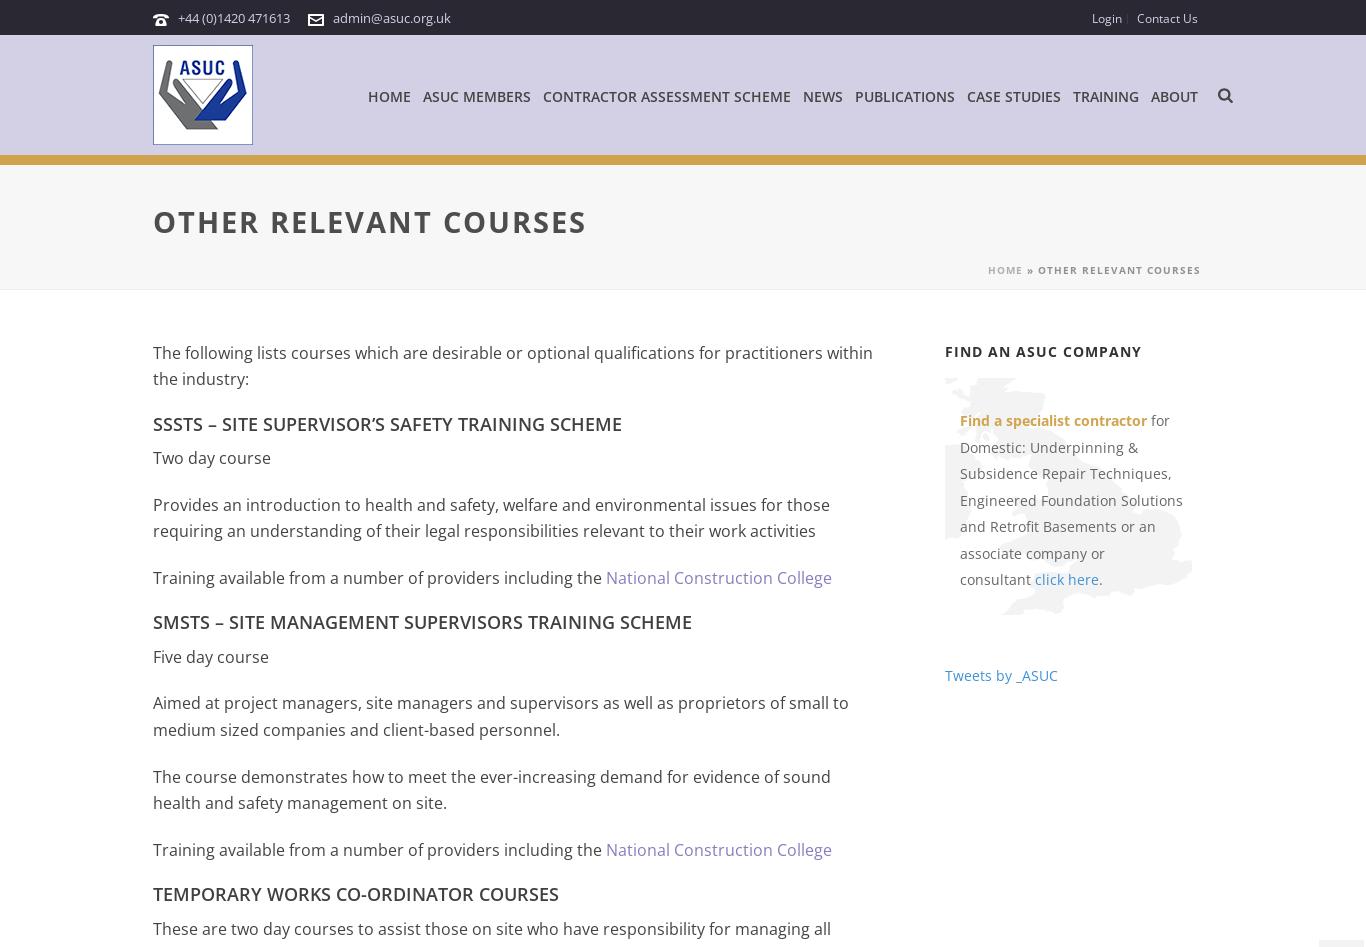 Image resolution: width=1366 pixels, height=947 pixels. I want to click on 'Find an ASUC Company', so click(944, 349).